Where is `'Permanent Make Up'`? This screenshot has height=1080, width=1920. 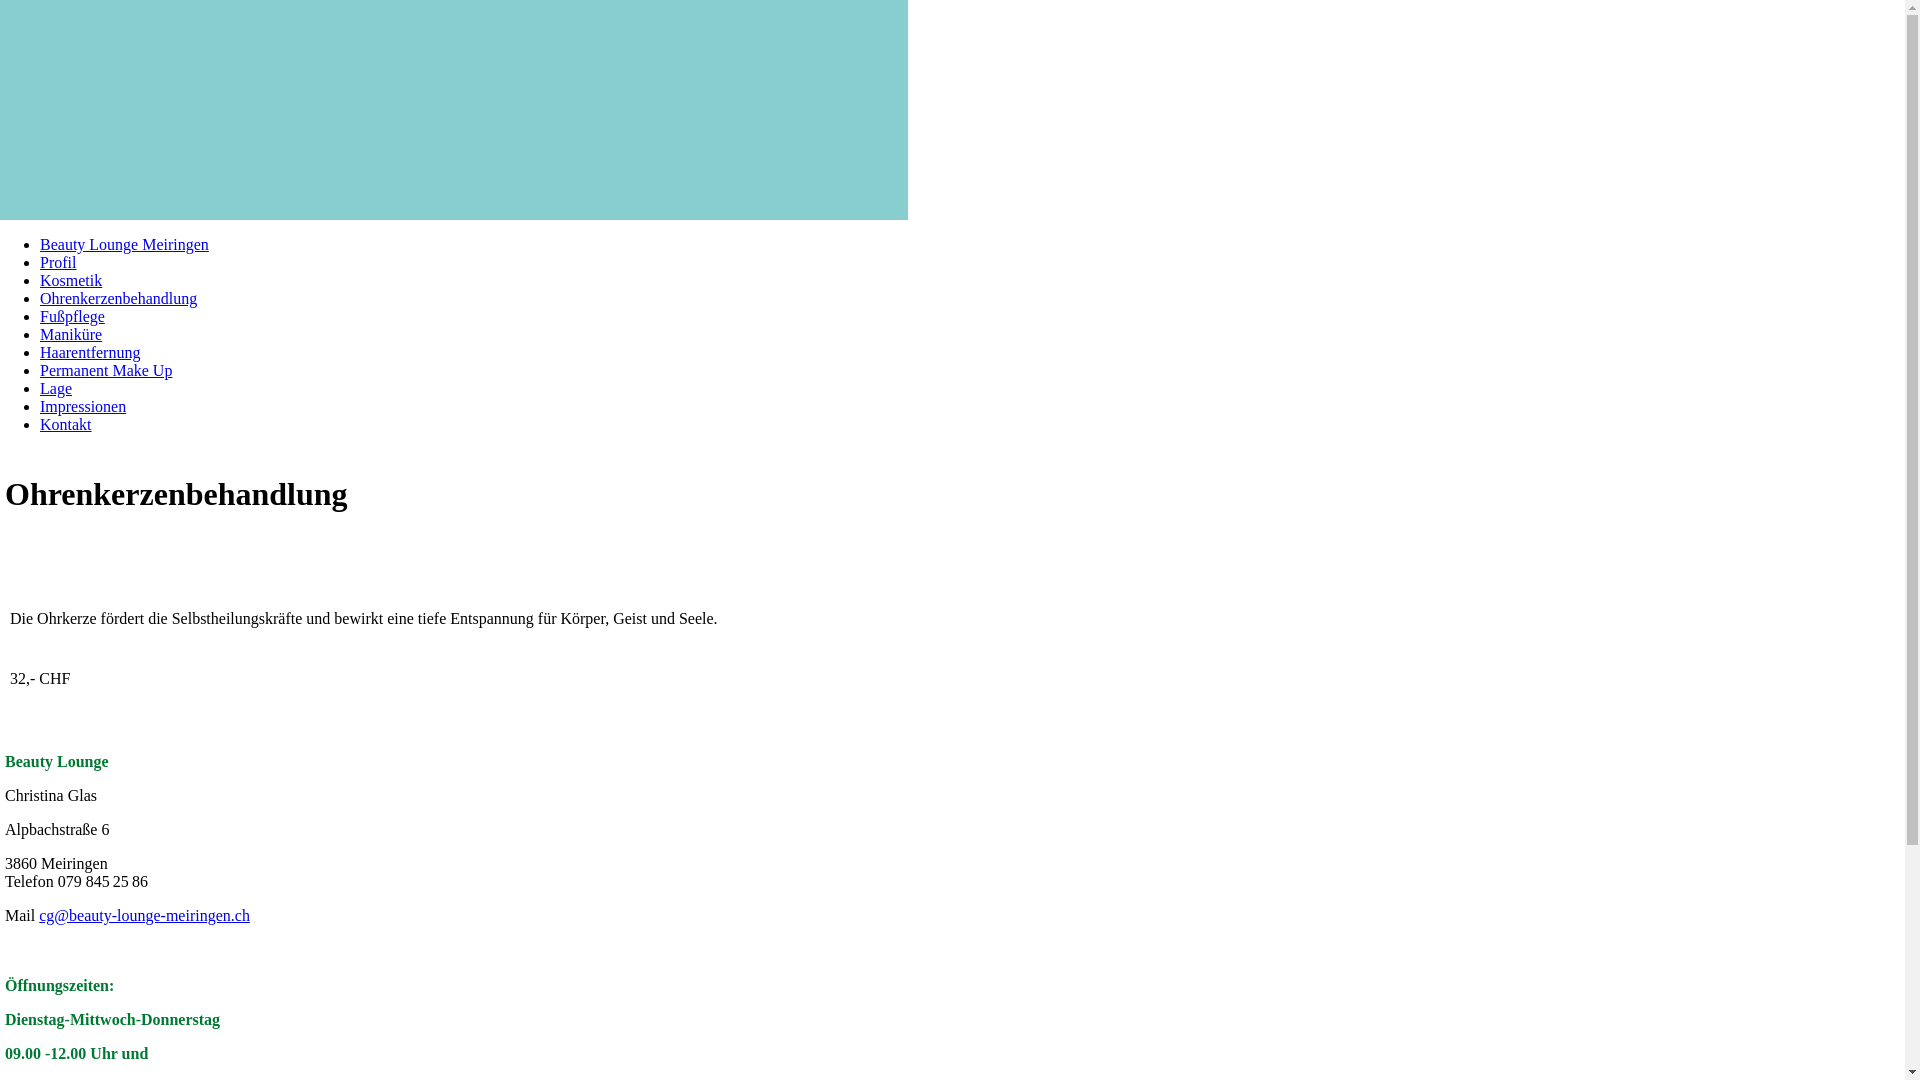 'Permanent Make Up' is located at coordinates (104, 370).